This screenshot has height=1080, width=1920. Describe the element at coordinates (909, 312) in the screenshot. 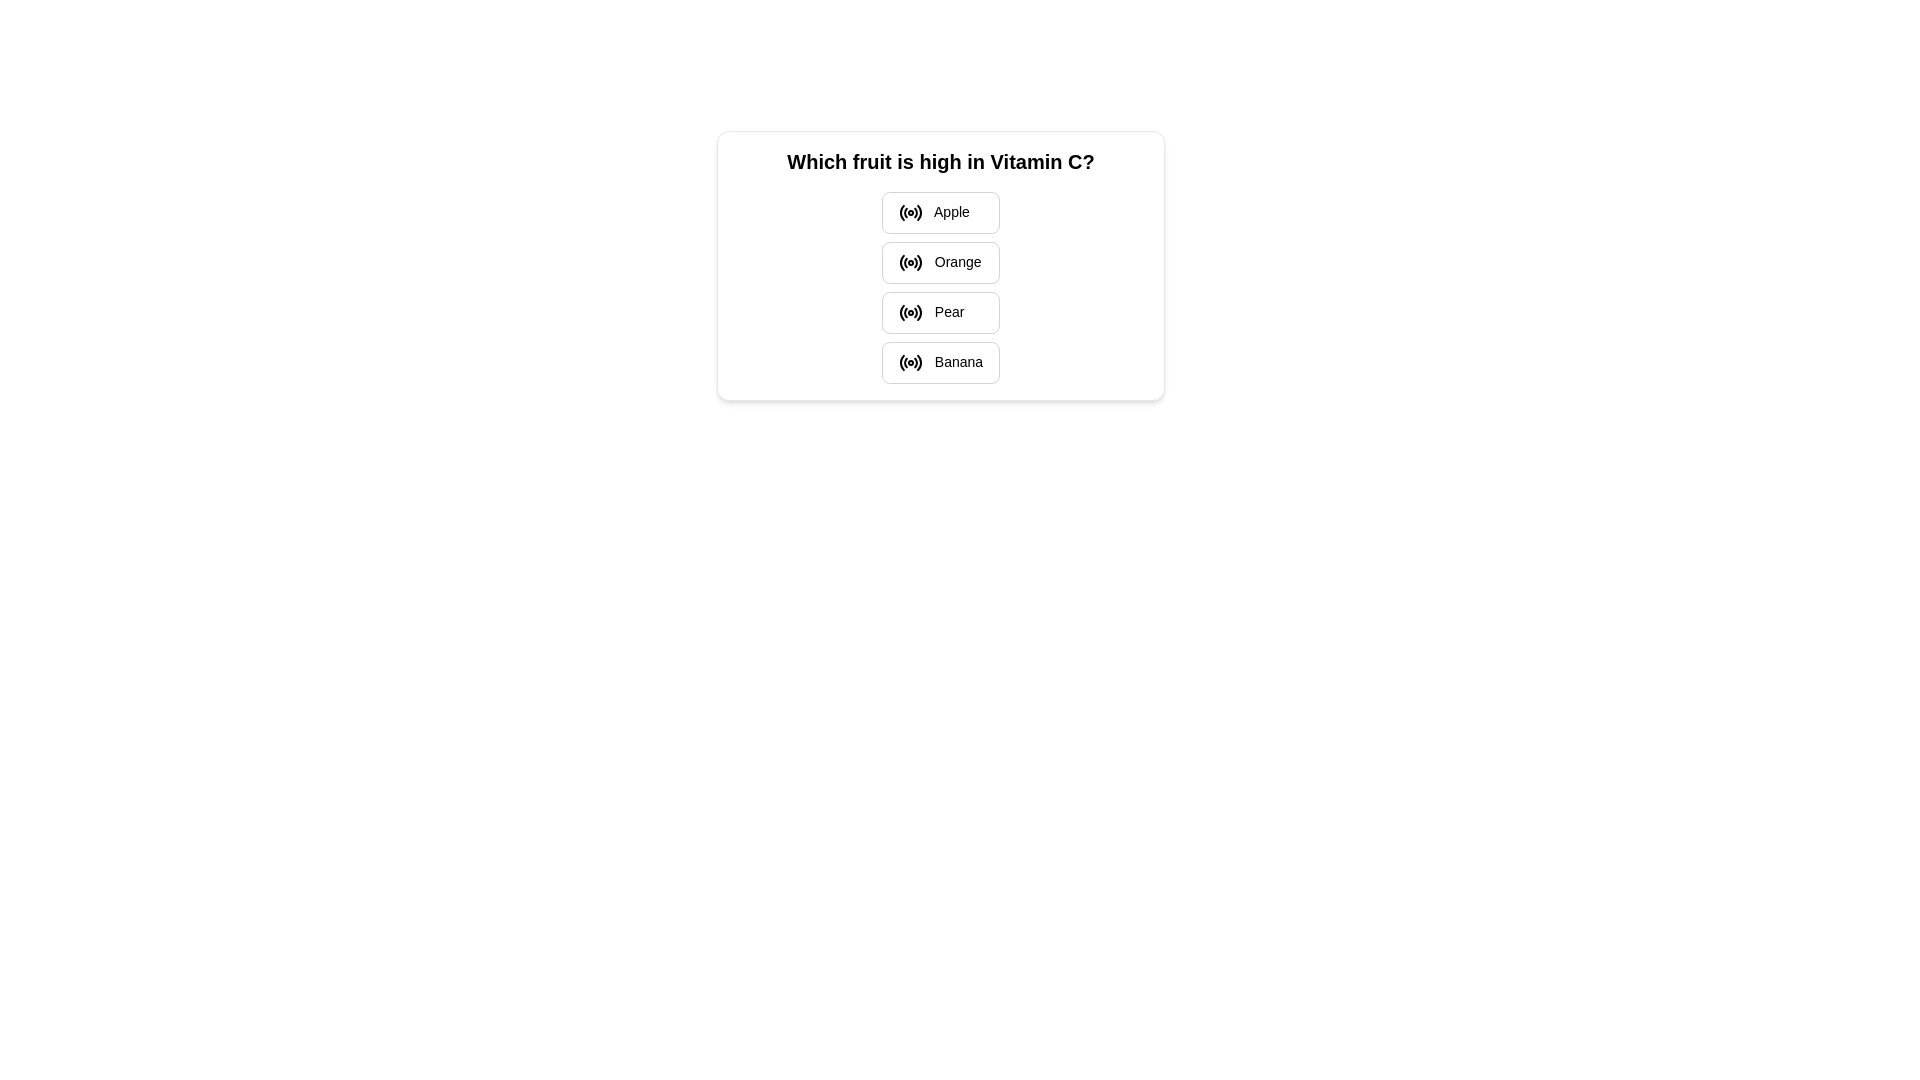

I see `the circular SVG graphic icon resembling a radio wave, which is positioned to the left of the text label 'Pear' in the third option of a vertical list of selectable items` at that location.